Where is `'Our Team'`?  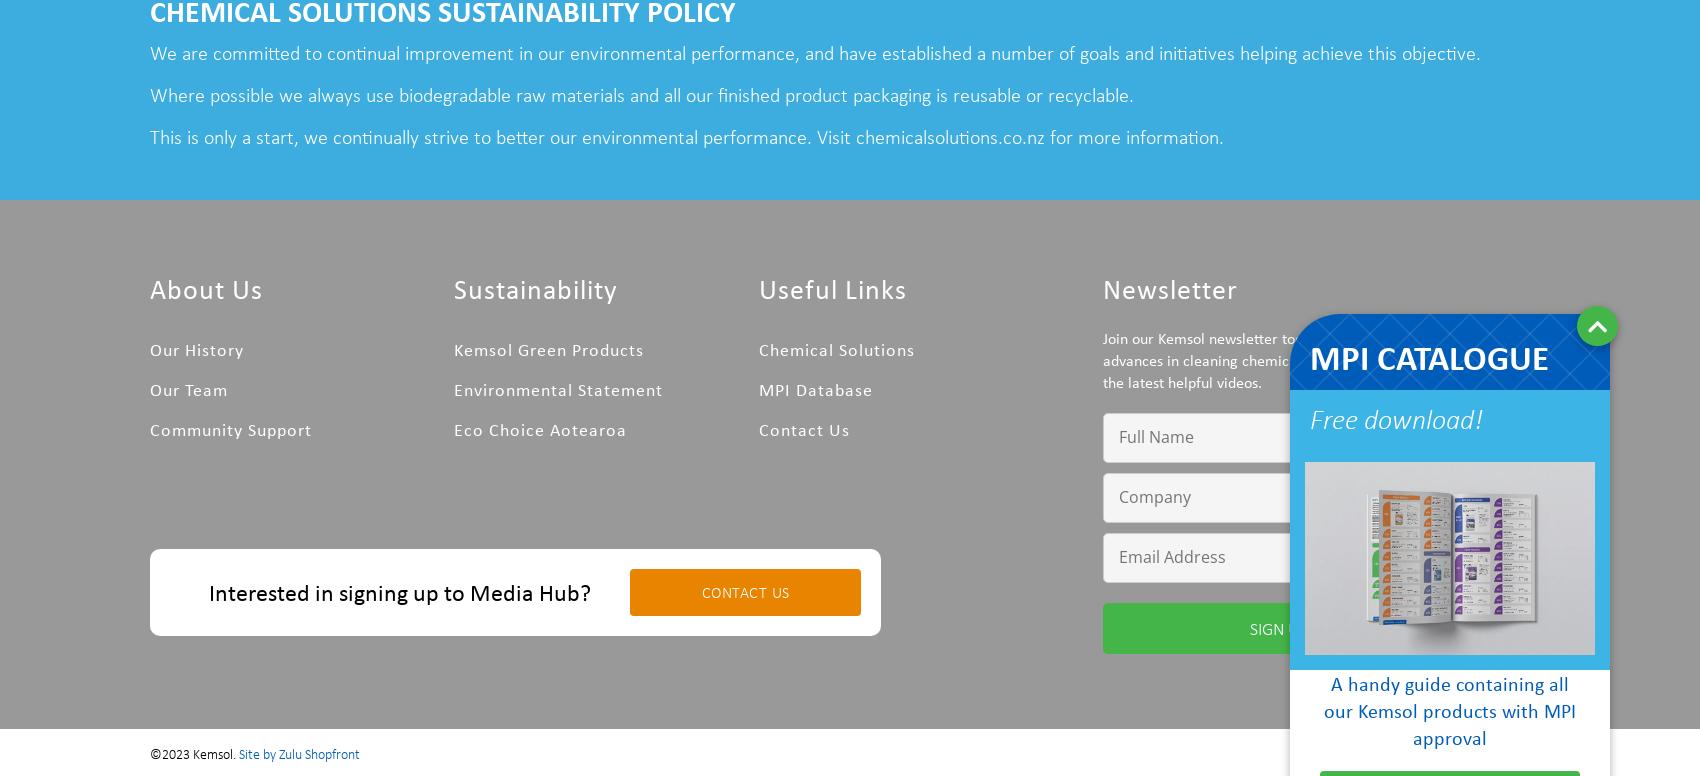 'Our Team' is located at coordinates (188, 388).